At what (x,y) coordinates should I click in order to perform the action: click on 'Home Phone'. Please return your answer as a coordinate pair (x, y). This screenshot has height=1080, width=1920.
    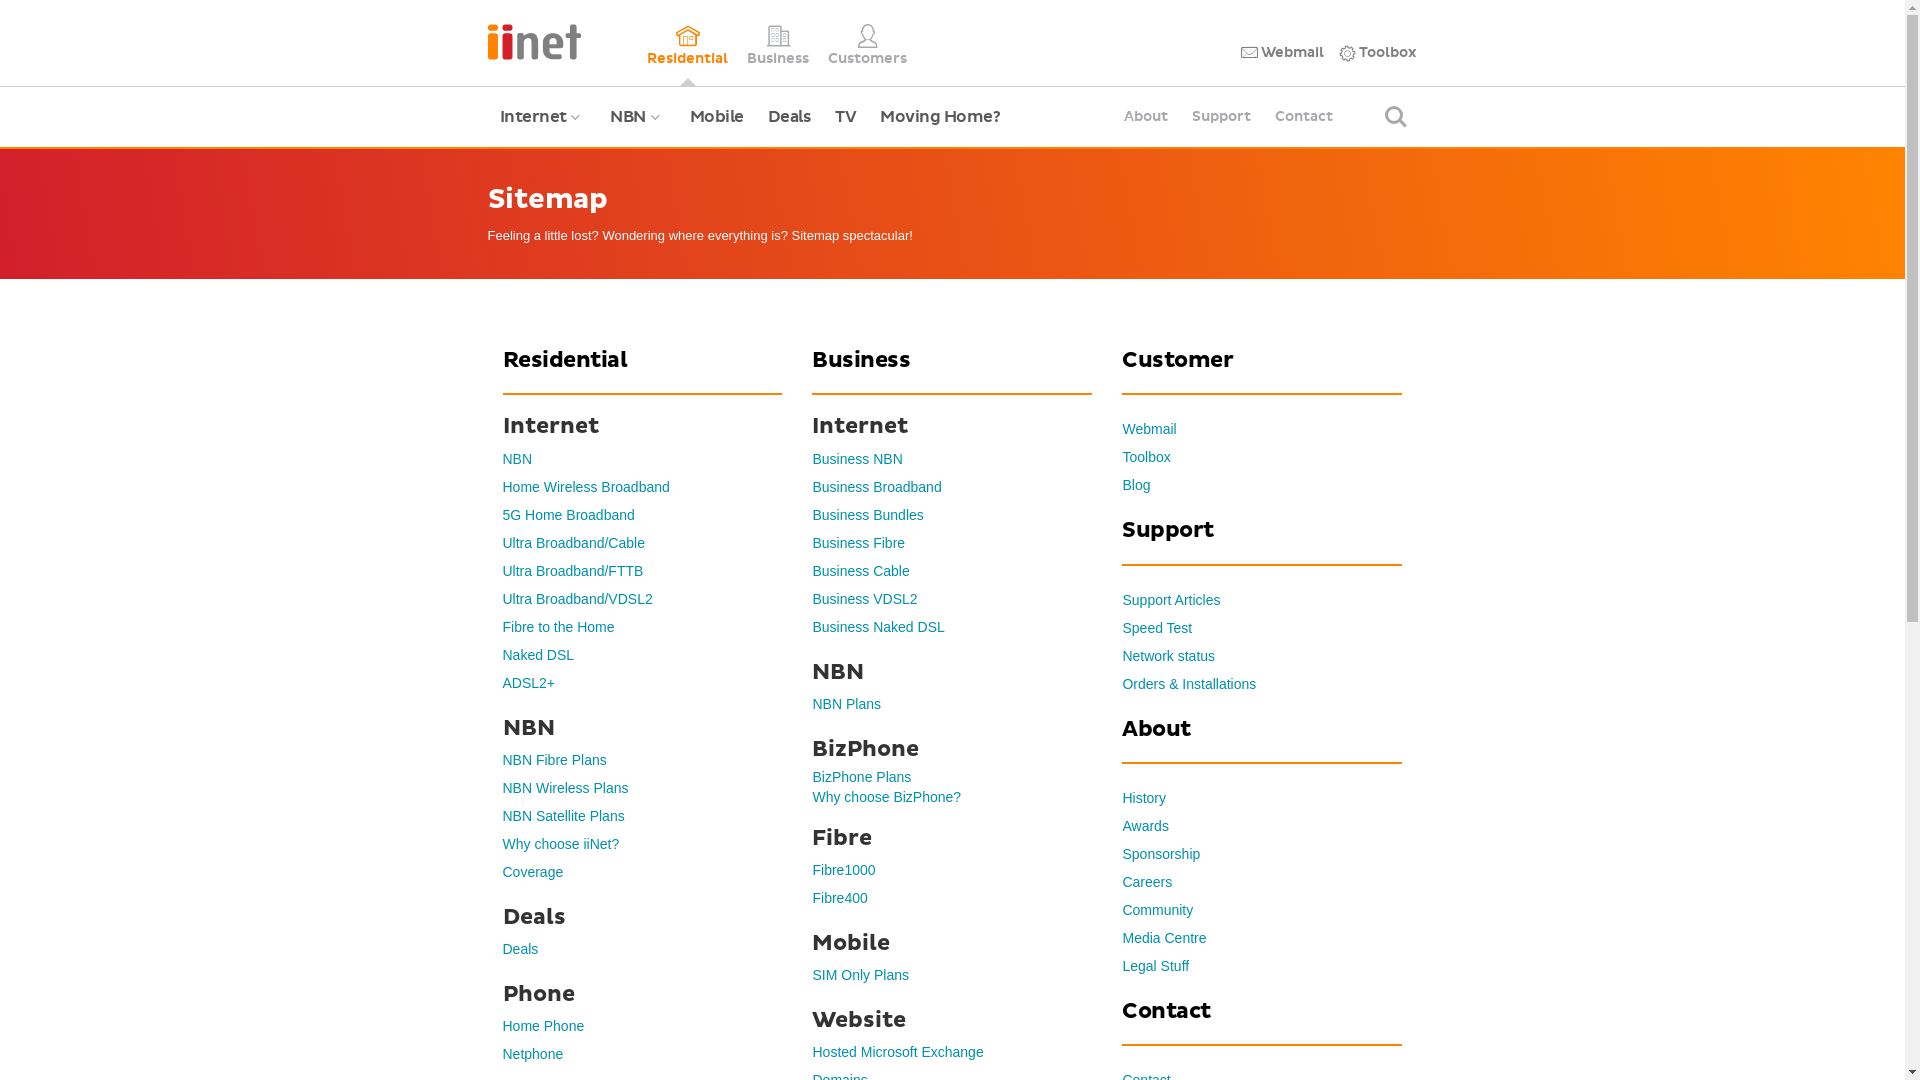
    Looking at the image, I should click on (542, 1026).